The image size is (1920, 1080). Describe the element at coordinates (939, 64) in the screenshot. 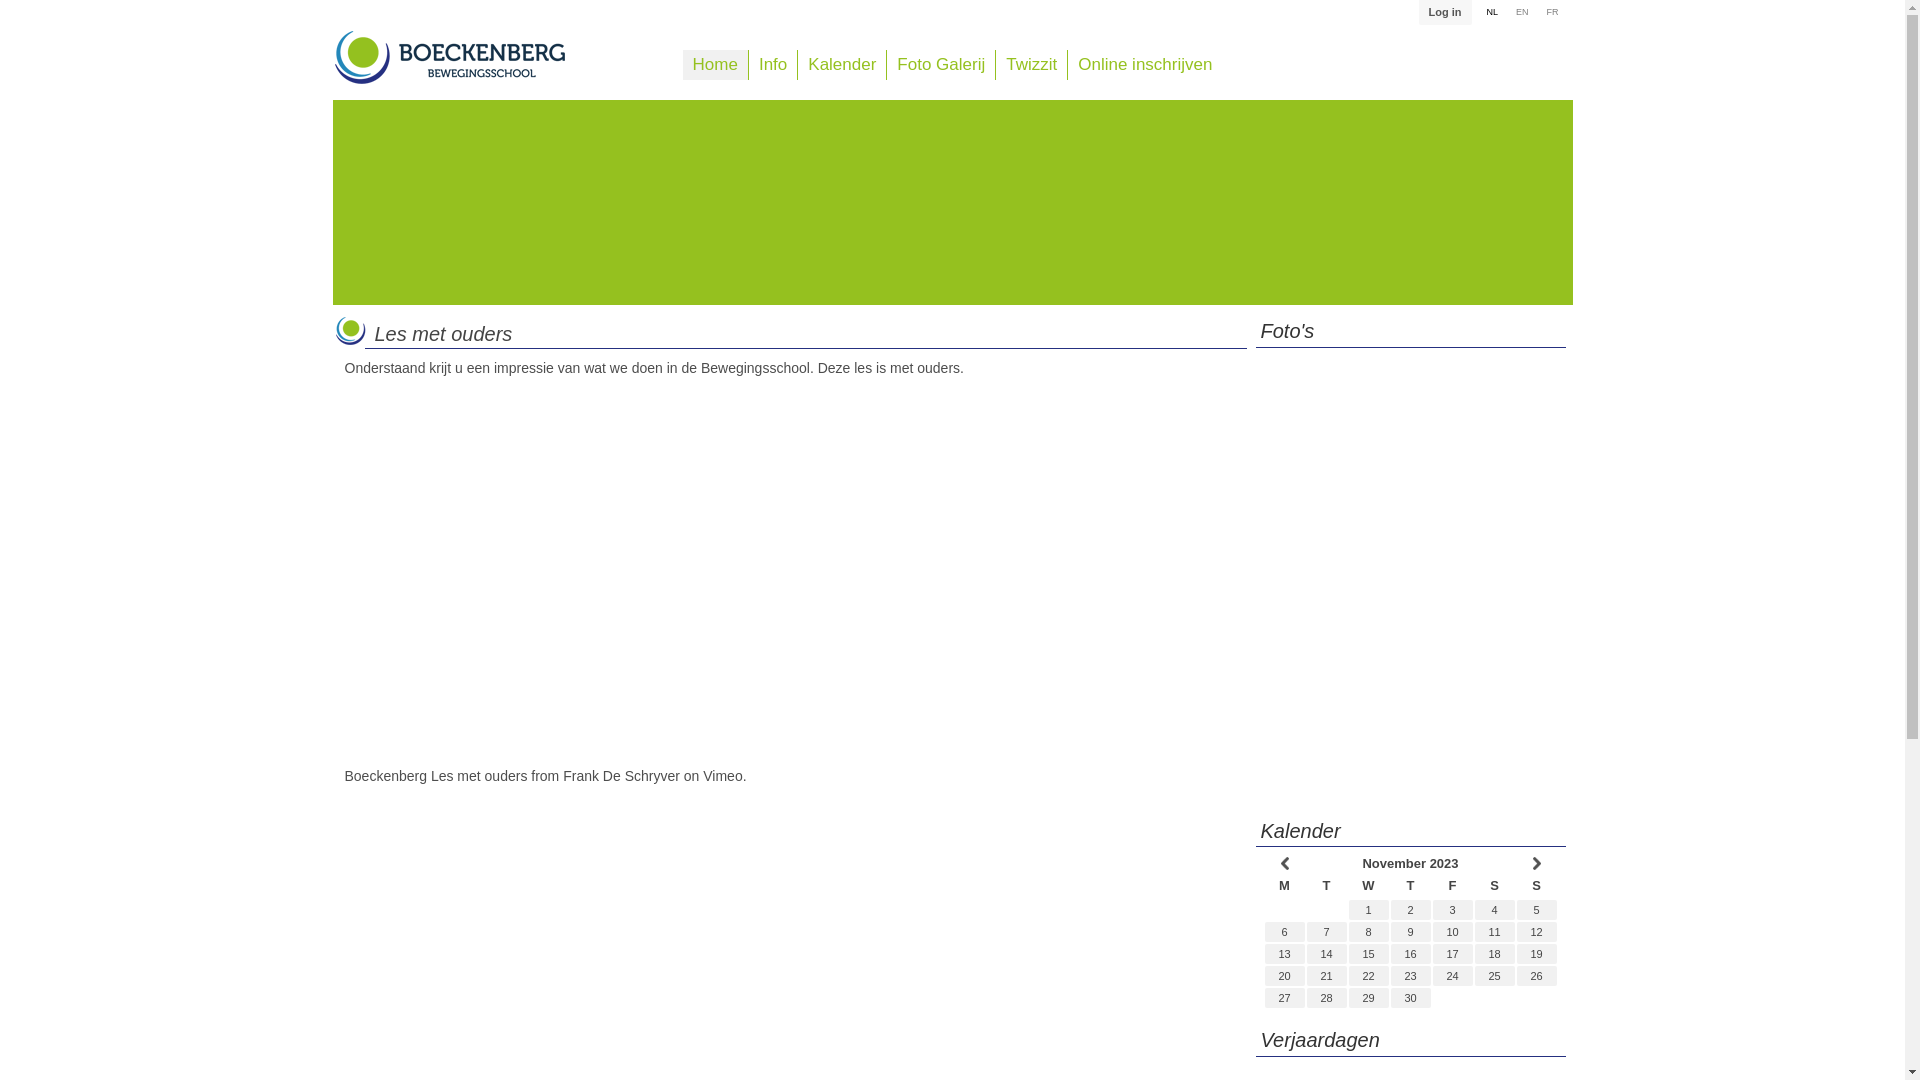

I see `'Foto Galerij'` at that location.